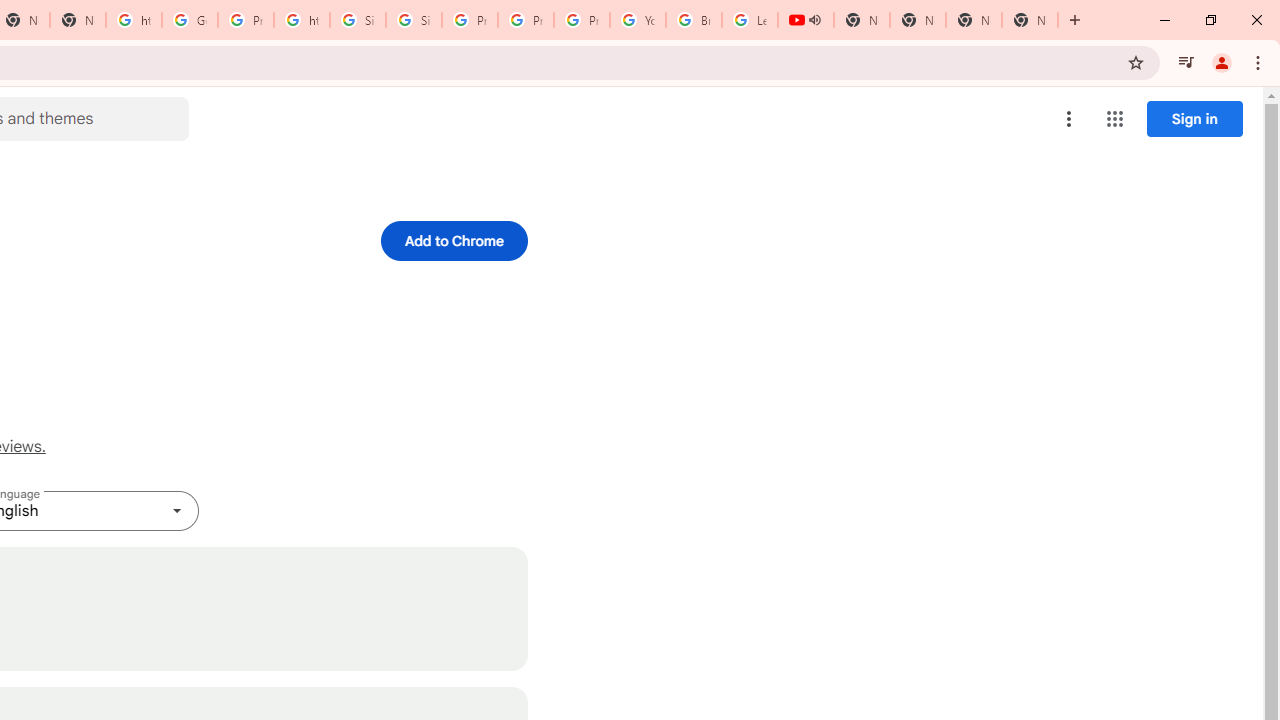 This screenshot has width=1280, height=720. Describe the element at coordinates (526, 20) in the screenshot. I see `'Privacy Help Center - Policies Help'` at that location.